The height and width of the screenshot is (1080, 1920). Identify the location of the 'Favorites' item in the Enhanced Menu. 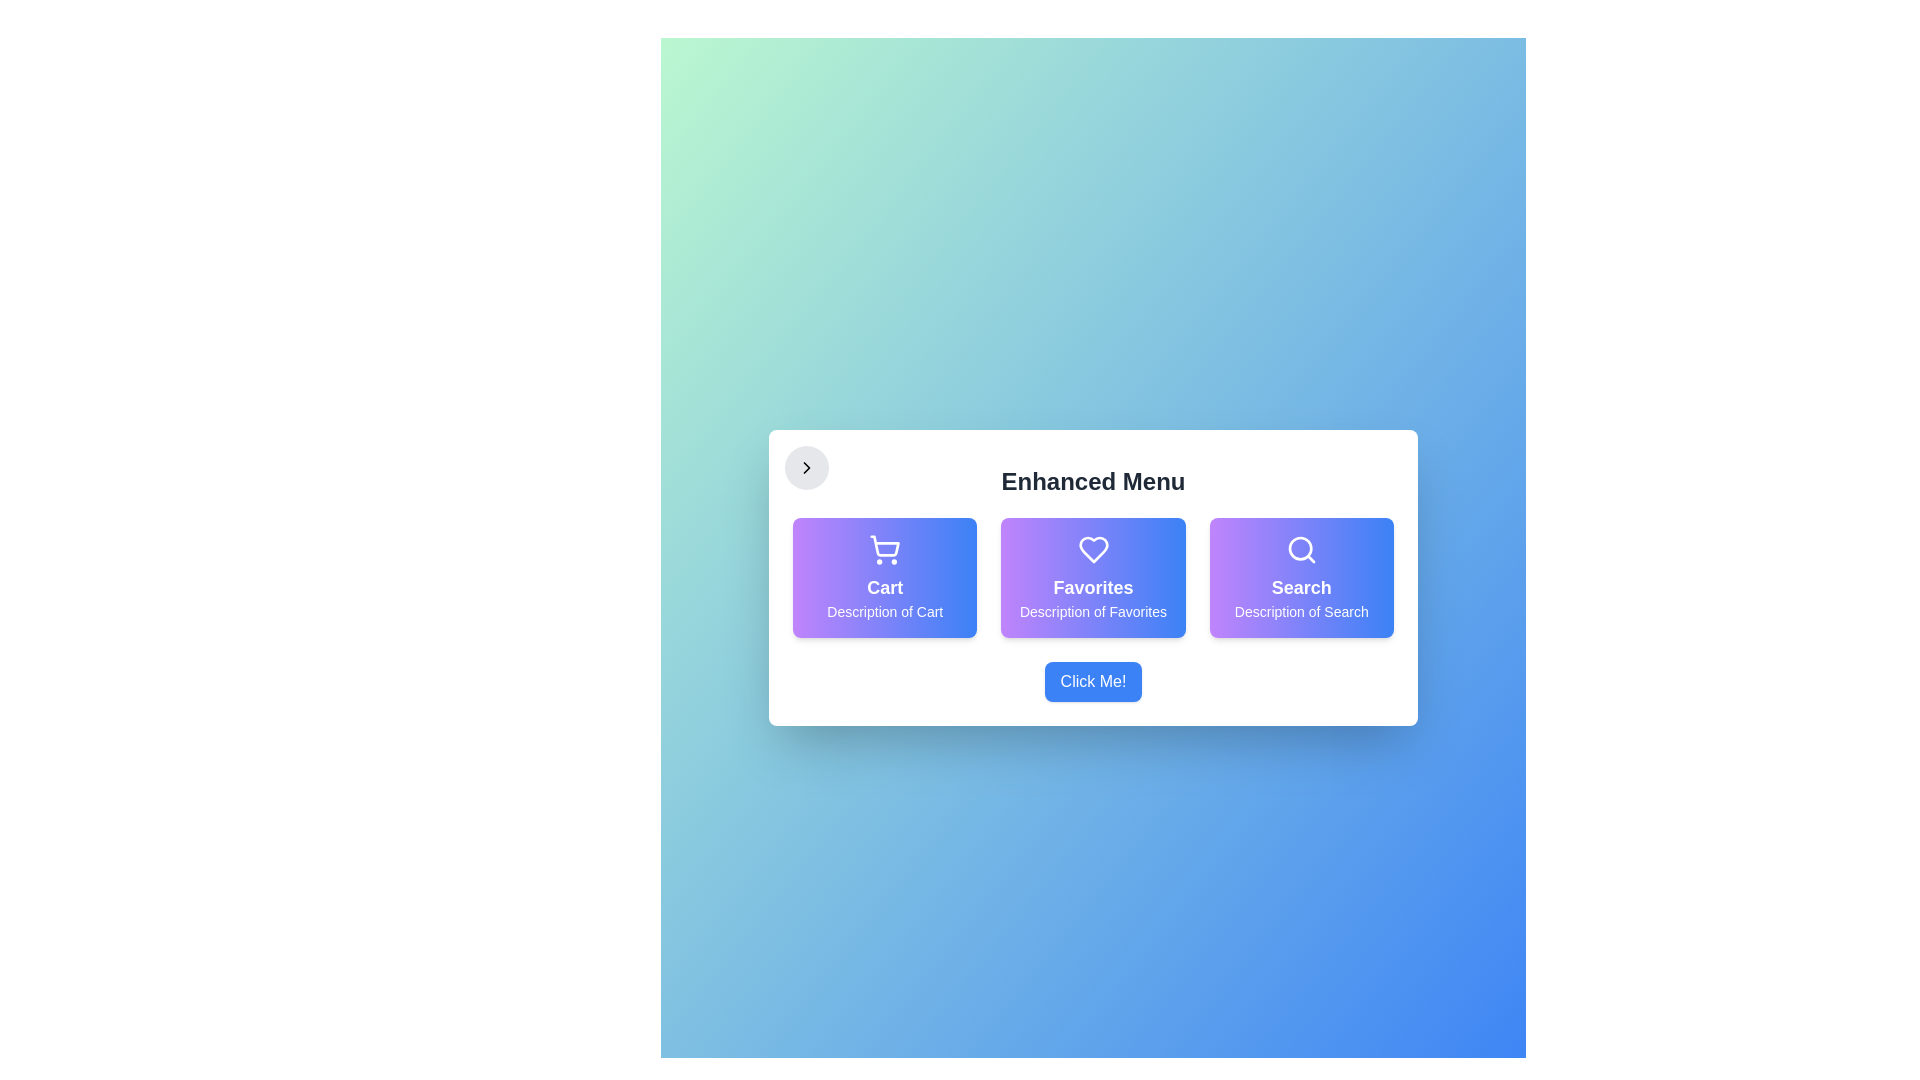
(1092, 578).